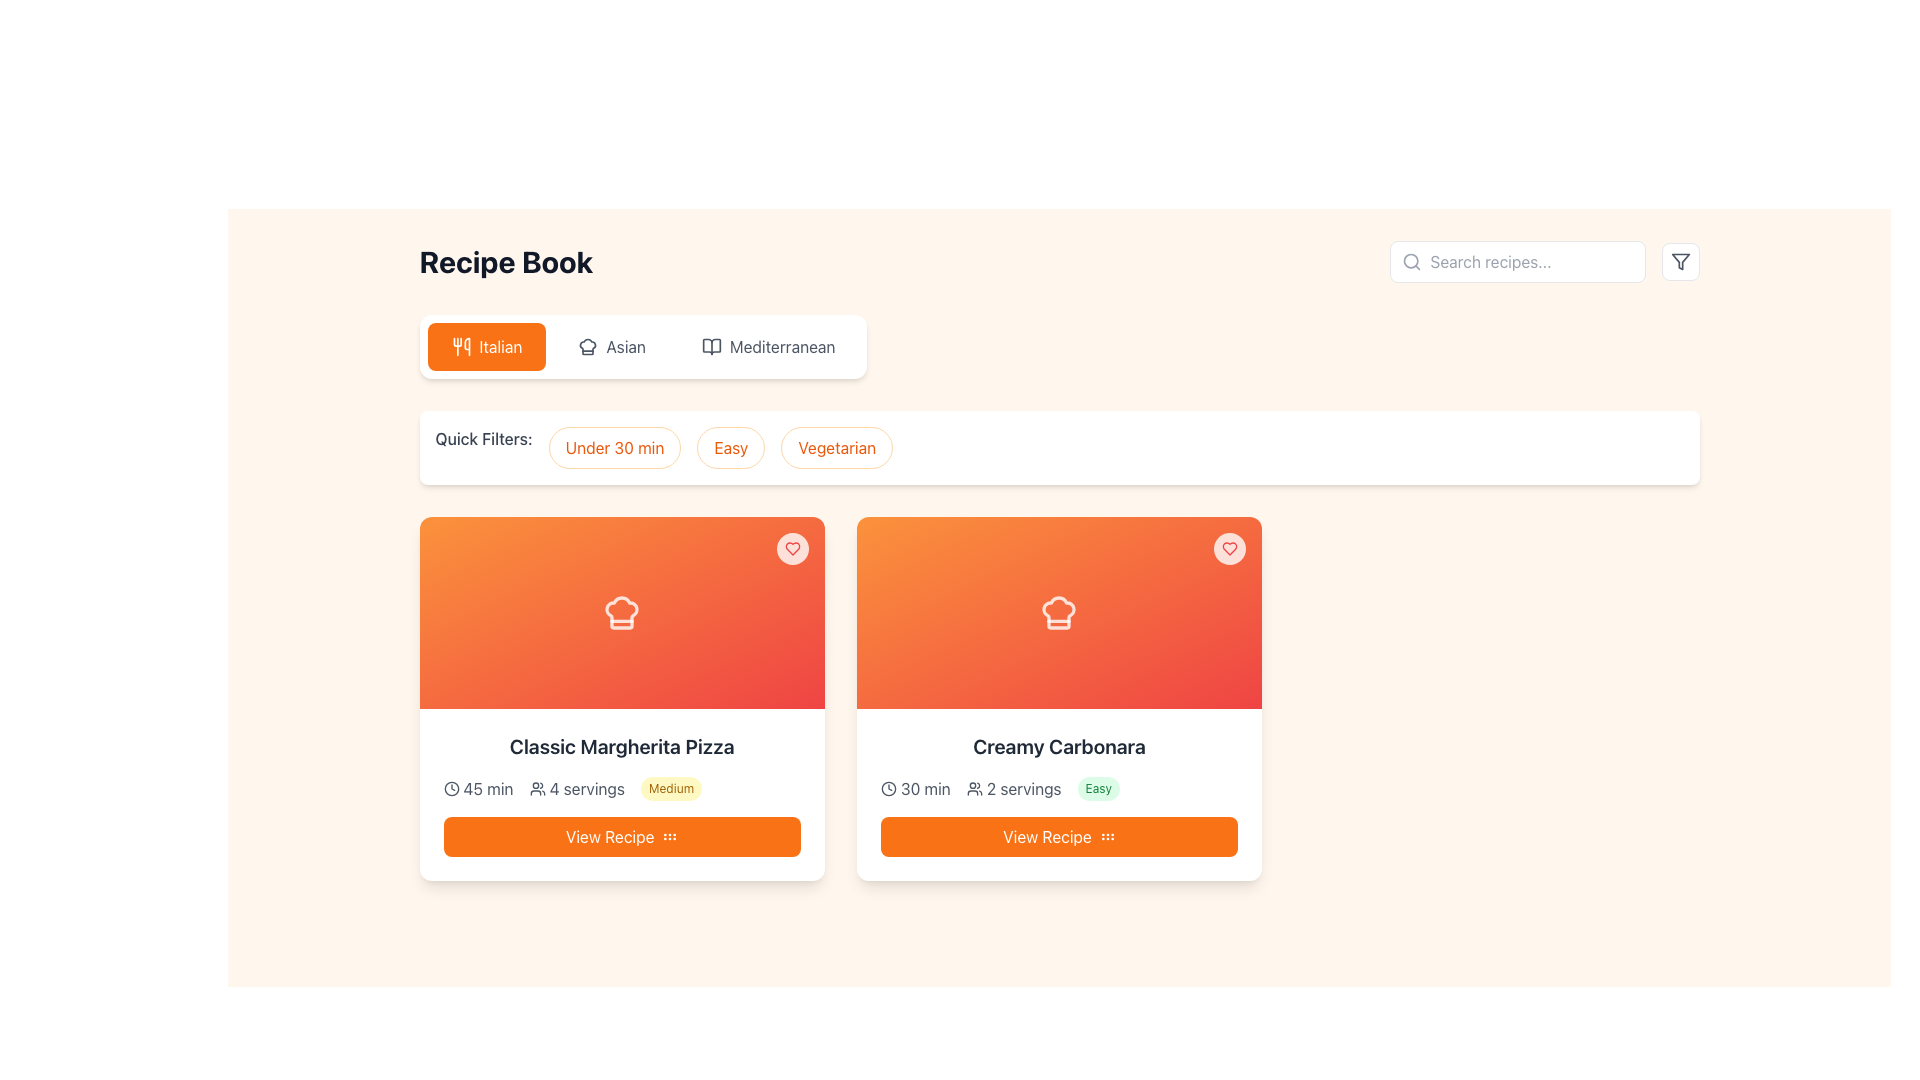 This screenshot has width=1920, height=1080. I want to click on the text indicating '4 servings' beneath the 'Classic Margherita Pizza' card in the recipe details section, so click(576, 788).